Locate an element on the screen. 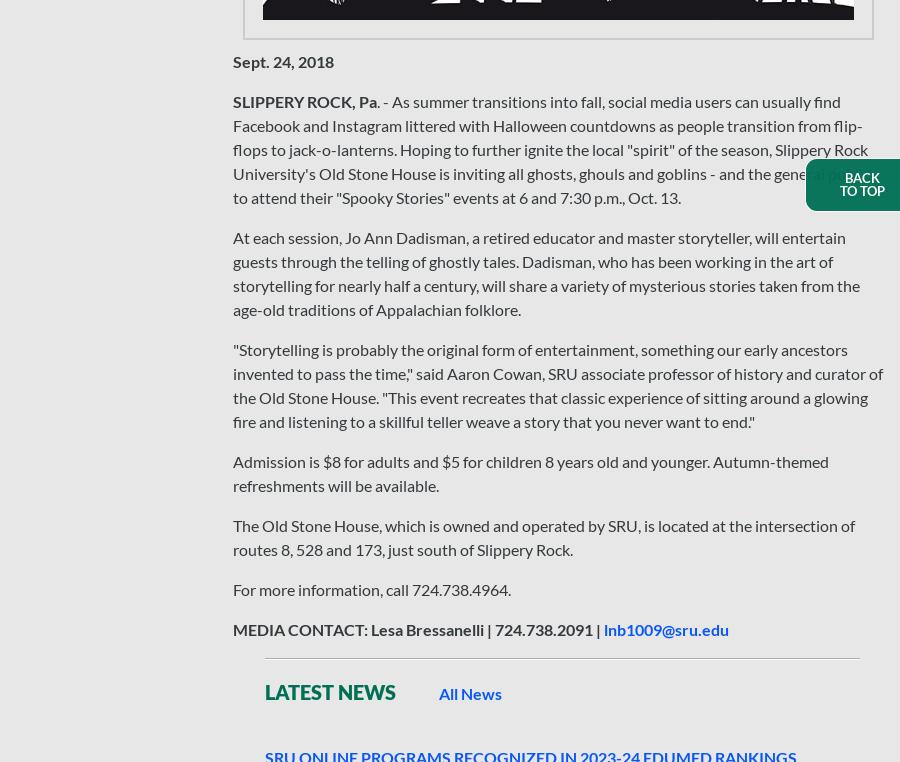 This screenshot has width=900, height=762. 'All News' is located at coordinates (469, 692).